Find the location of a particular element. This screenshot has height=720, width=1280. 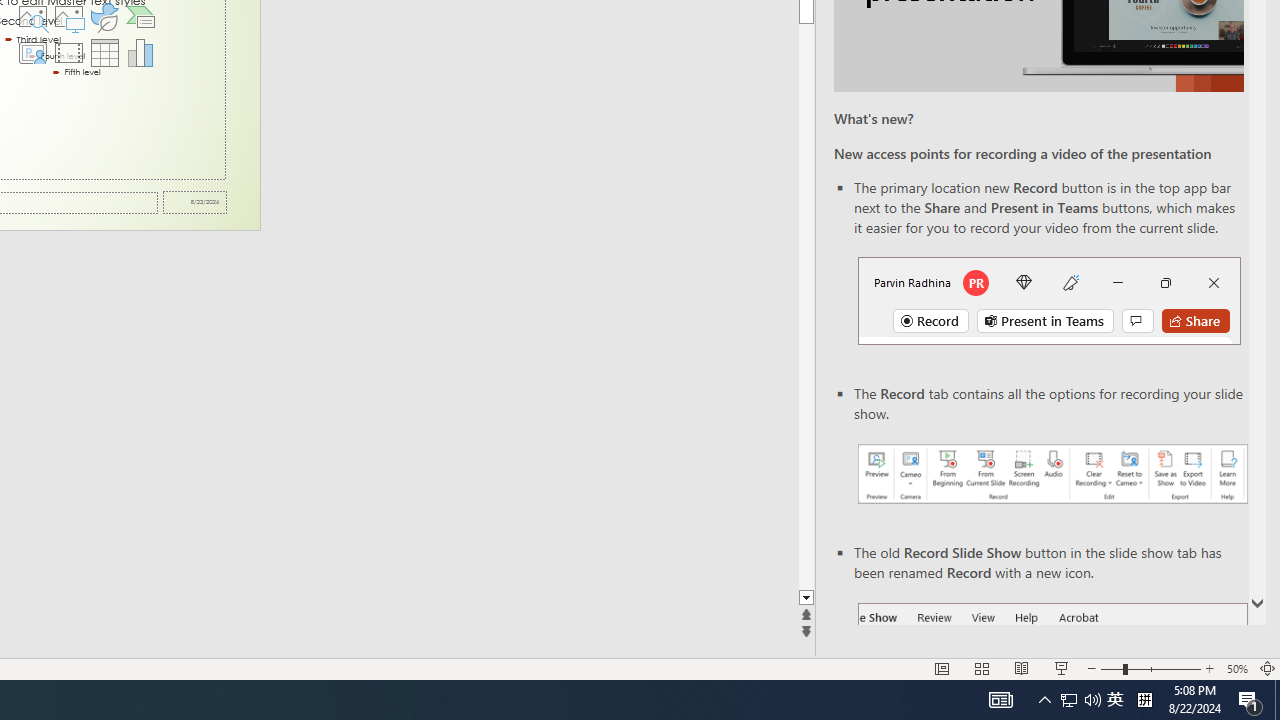

'Stock Images' is located at coordinates (32, 16).